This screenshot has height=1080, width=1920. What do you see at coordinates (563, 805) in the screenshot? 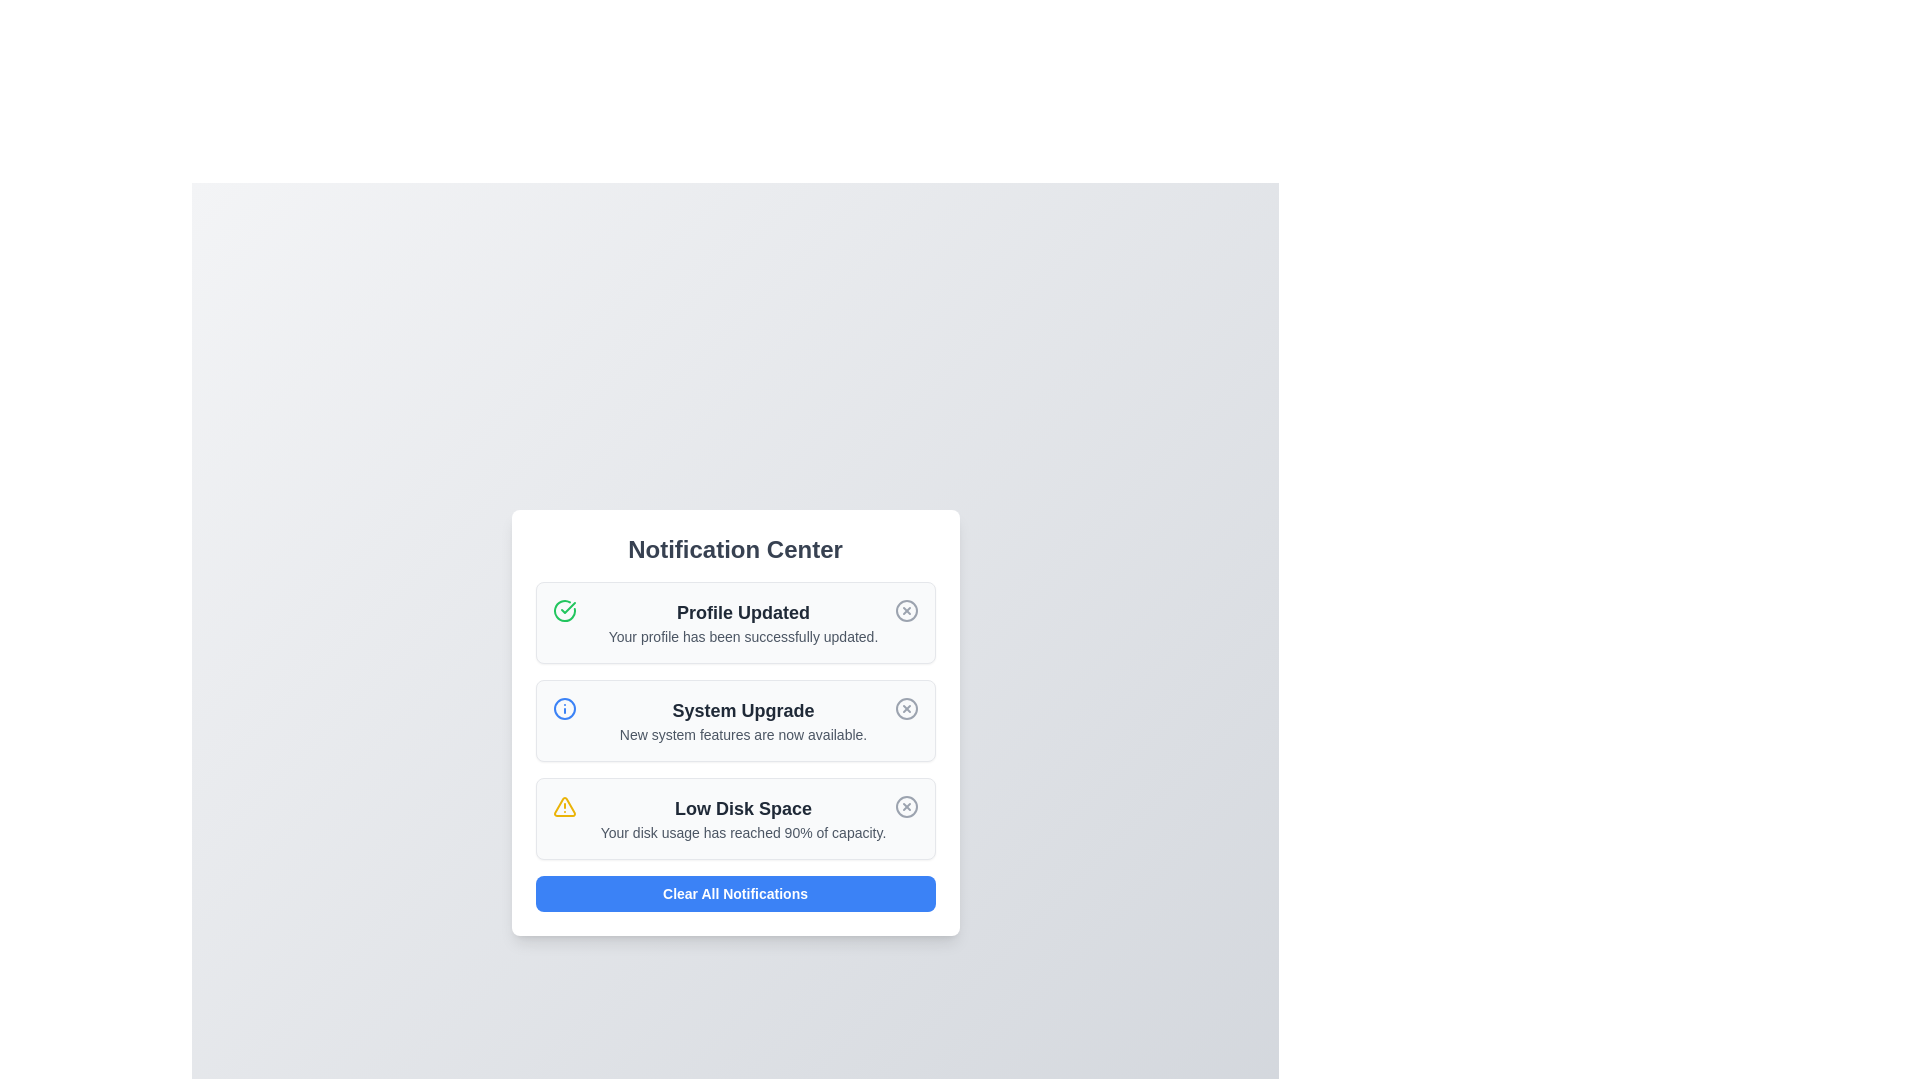
I see `the warning icon located to the left of the 'Low Disk Space' notification text, which serves as an alert symbol` at bounding box center [563, 805].